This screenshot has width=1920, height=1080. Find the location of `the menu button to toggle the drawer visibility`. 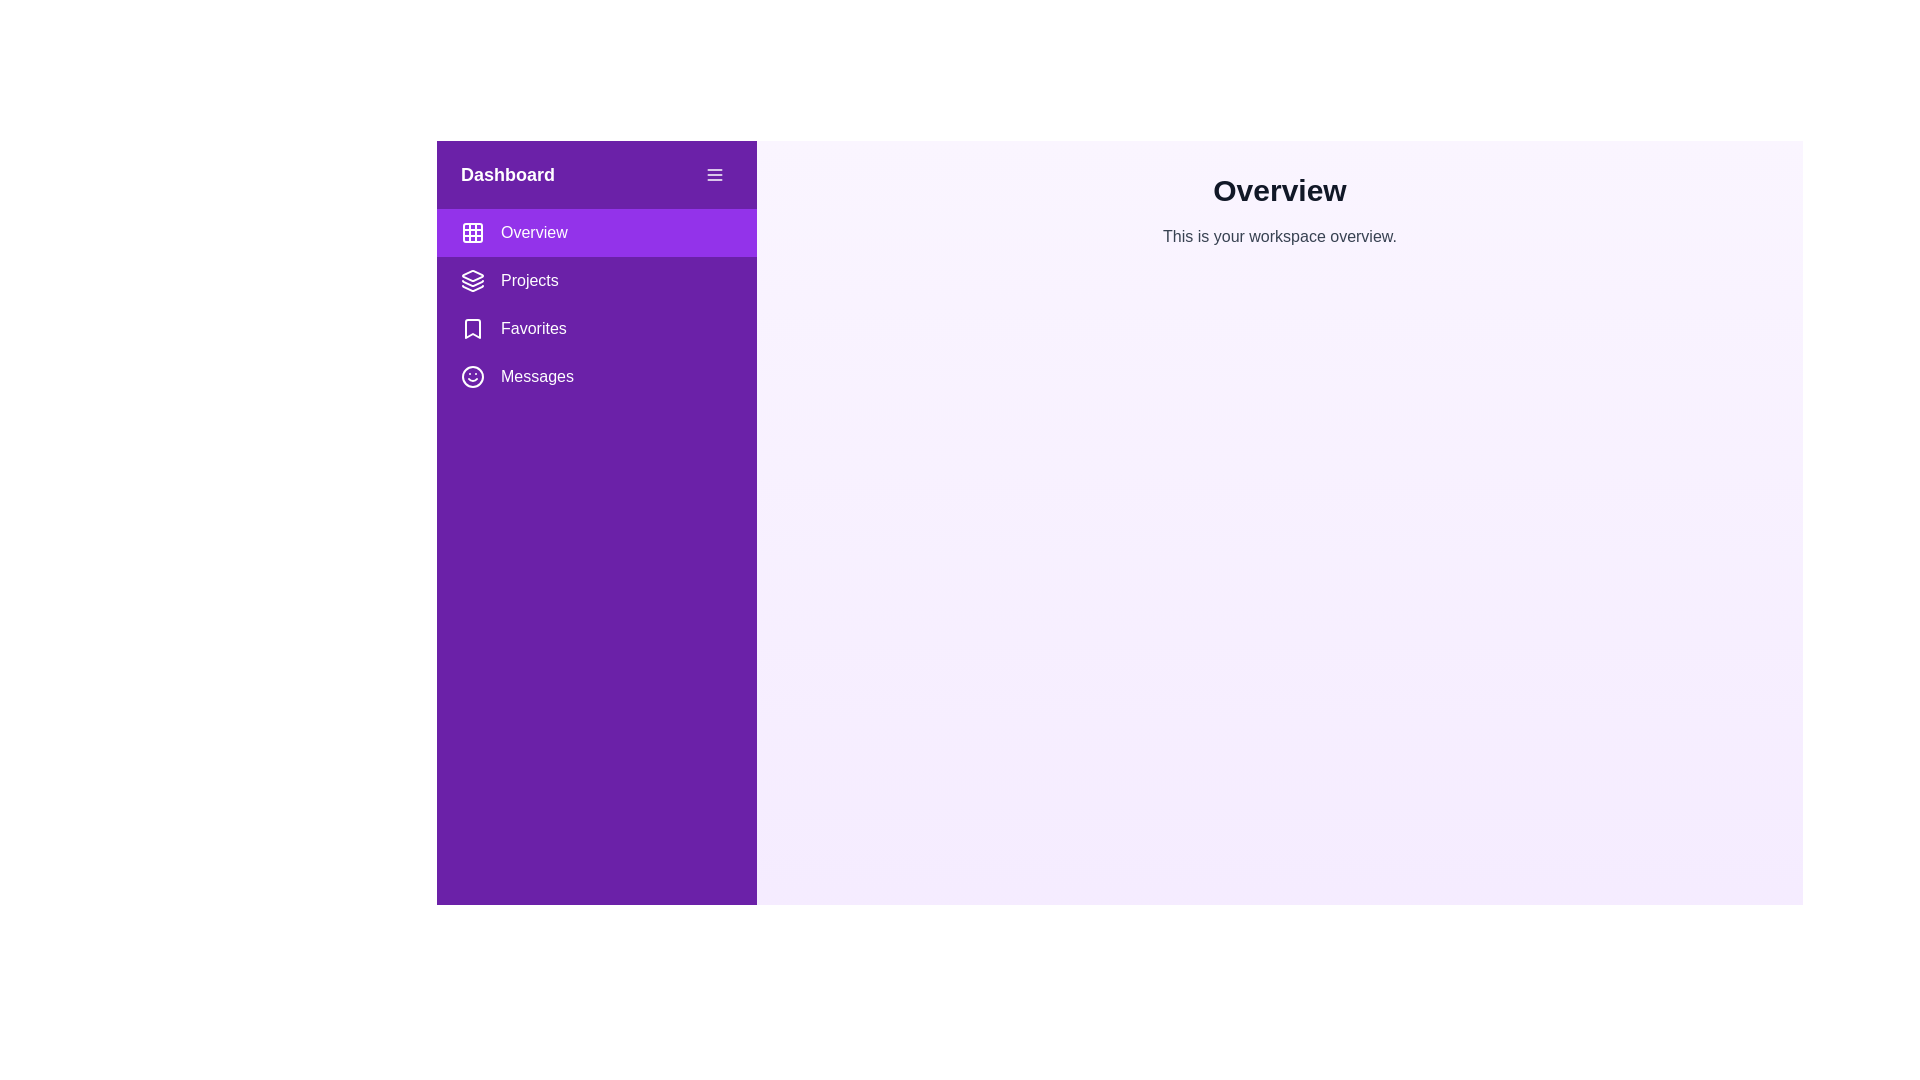

the menu button to toggle the drawer visibility is located at coordinates (715, 173).